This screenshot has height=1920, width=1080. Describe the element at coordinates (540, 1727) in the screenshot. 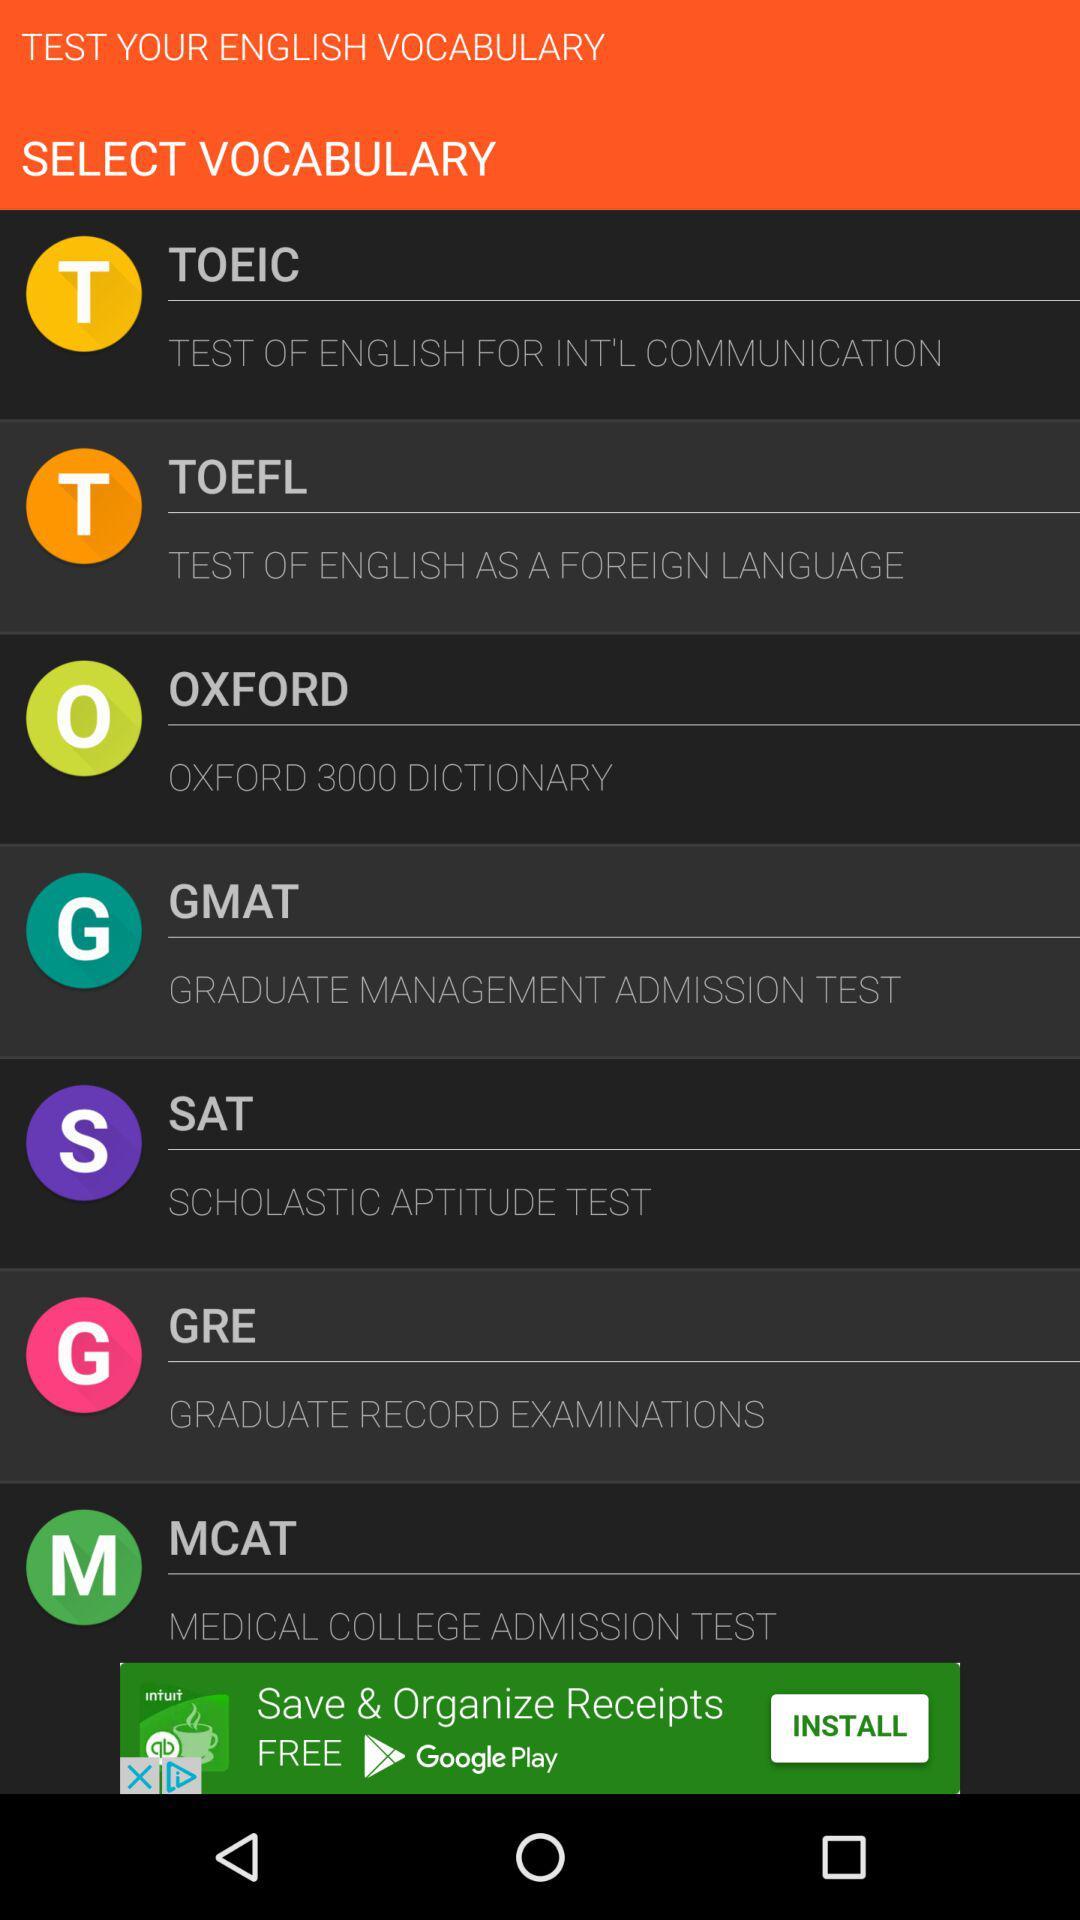

I see `the advertisement` at that location.